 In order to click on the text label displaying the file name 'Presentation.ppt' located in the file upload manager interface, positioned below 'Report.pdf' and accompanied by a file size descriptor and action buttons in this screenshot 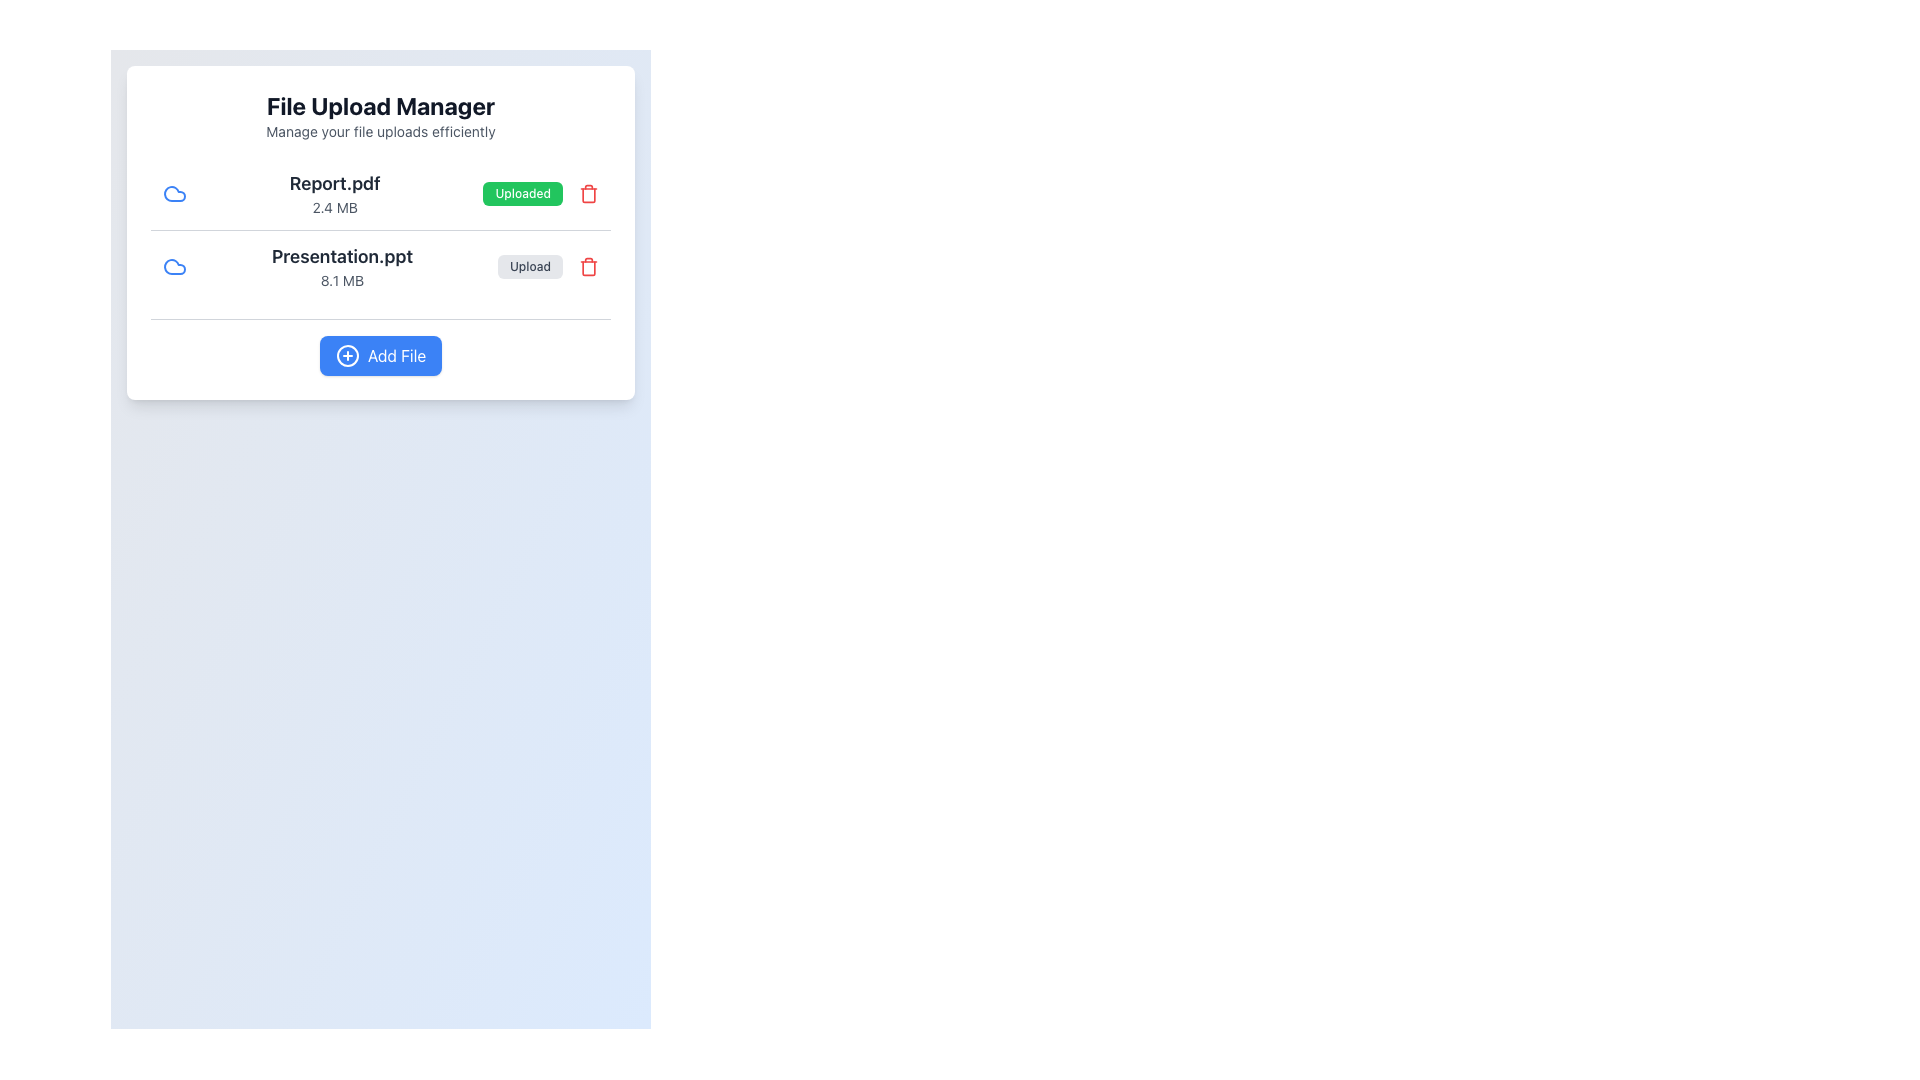, I will do `click(342, 256)`.